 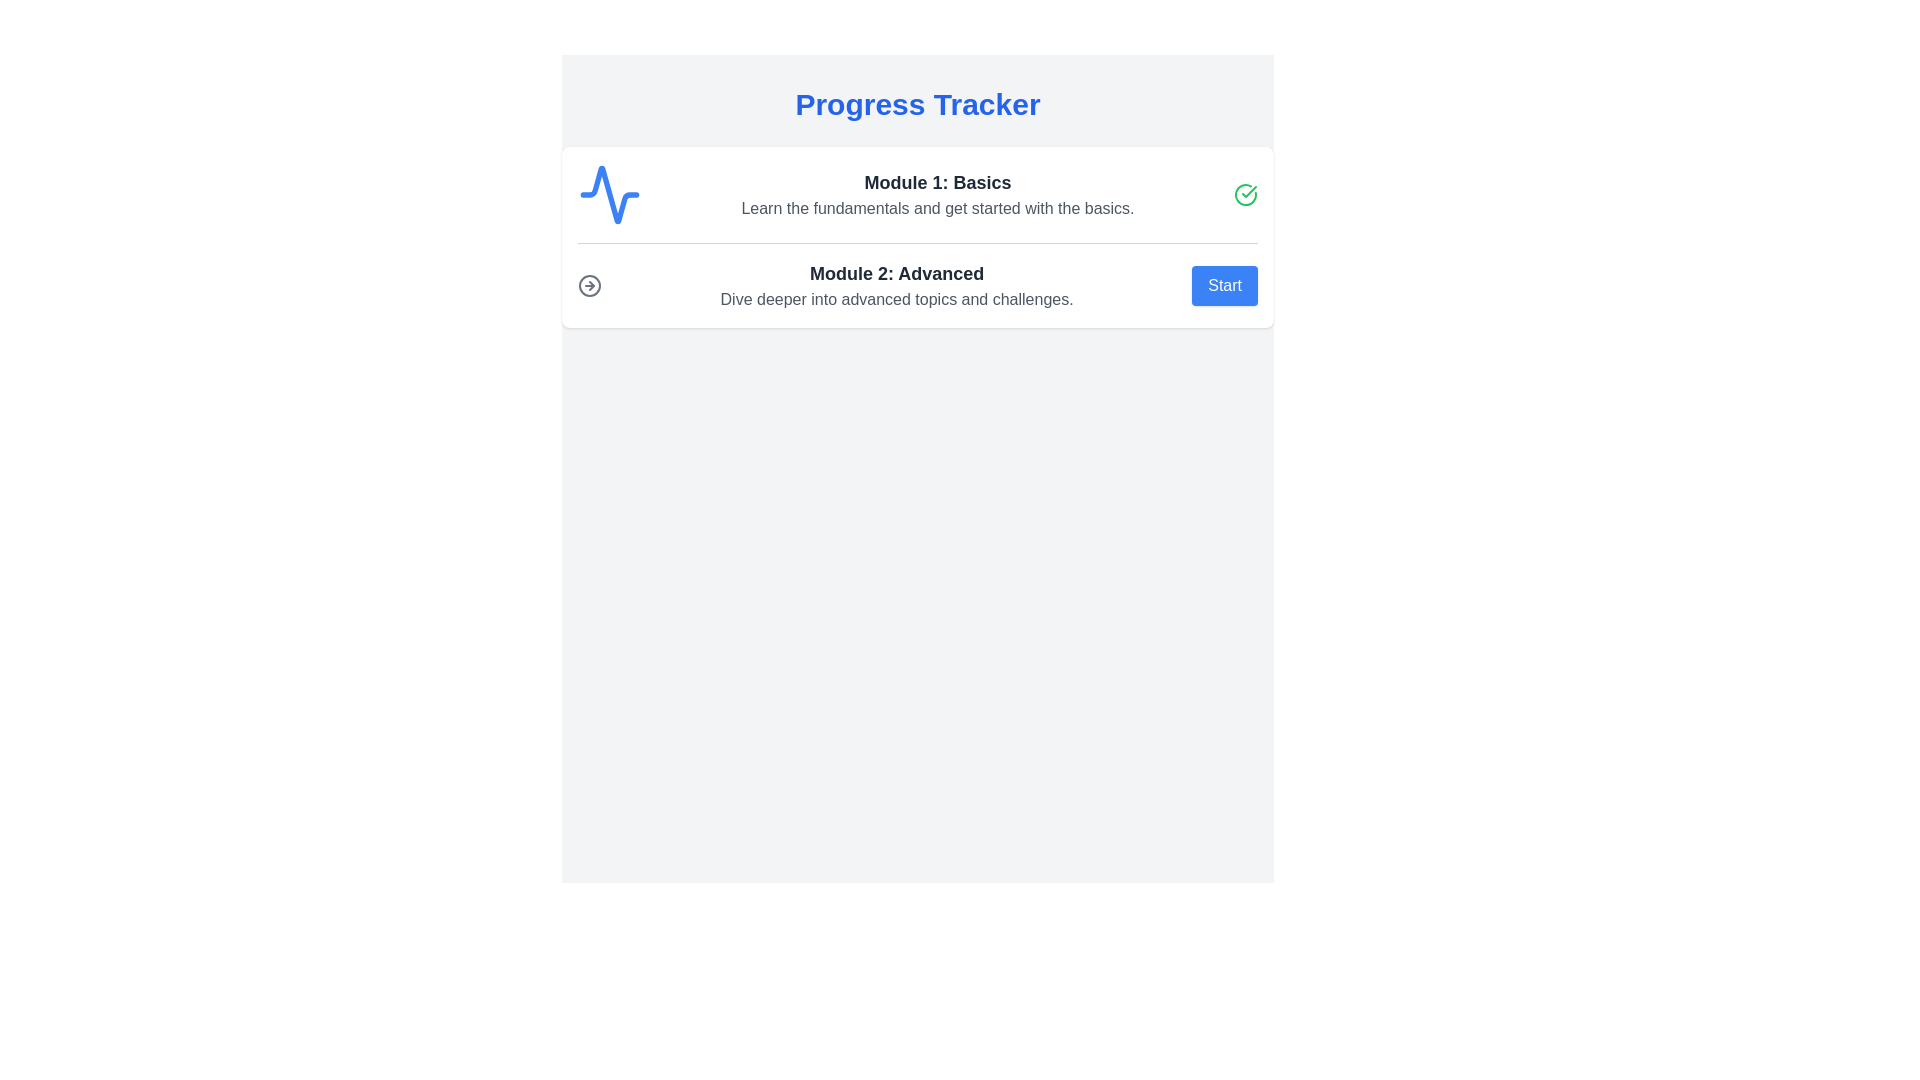 What do you see at coordinates (896, 285) in the screenshot?
I see `the text block that describes 'Module 2: Advanced', located in the middle section of the progress tracker, between 'Module 1: Basics' and the 'Start' button` at bounding box center [896, 285].